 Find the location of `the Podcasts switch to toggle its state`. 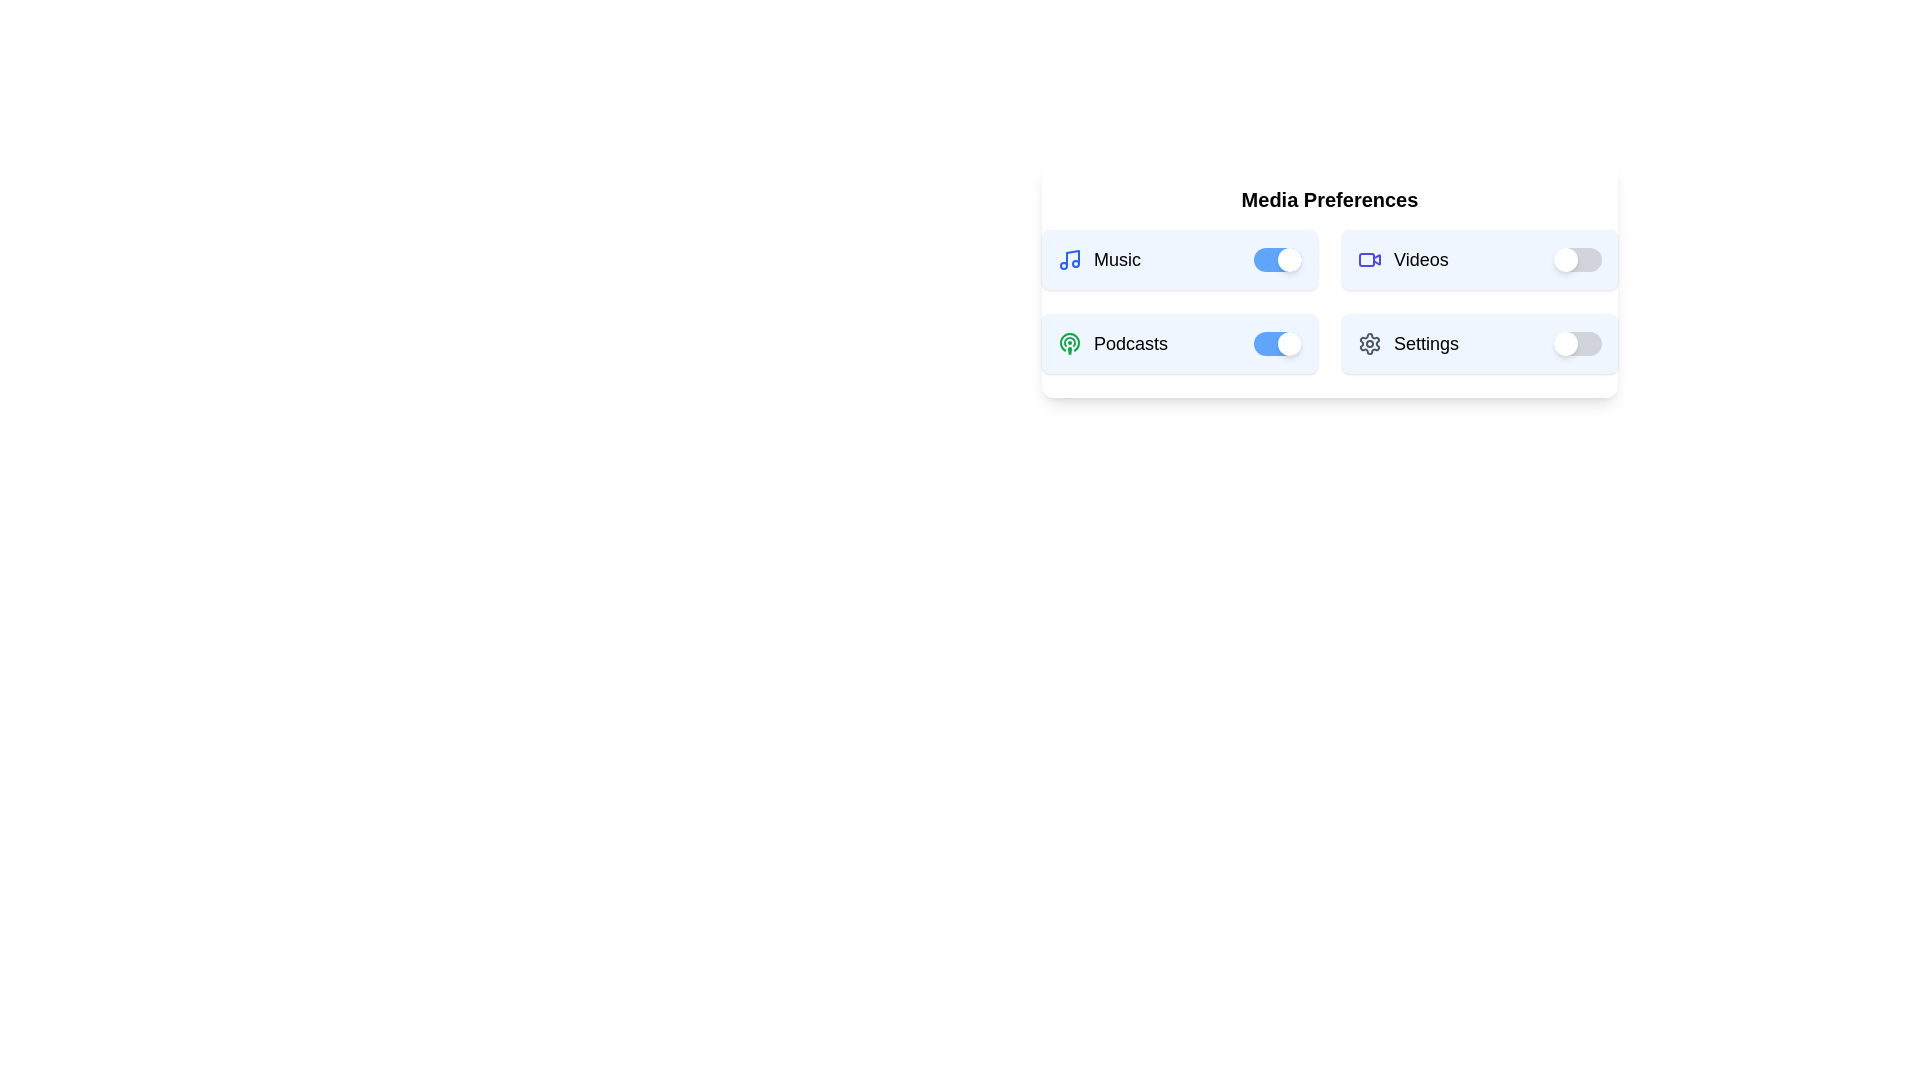

the Podcasts switch to toggle its state is located at coordinates (1276, 342).